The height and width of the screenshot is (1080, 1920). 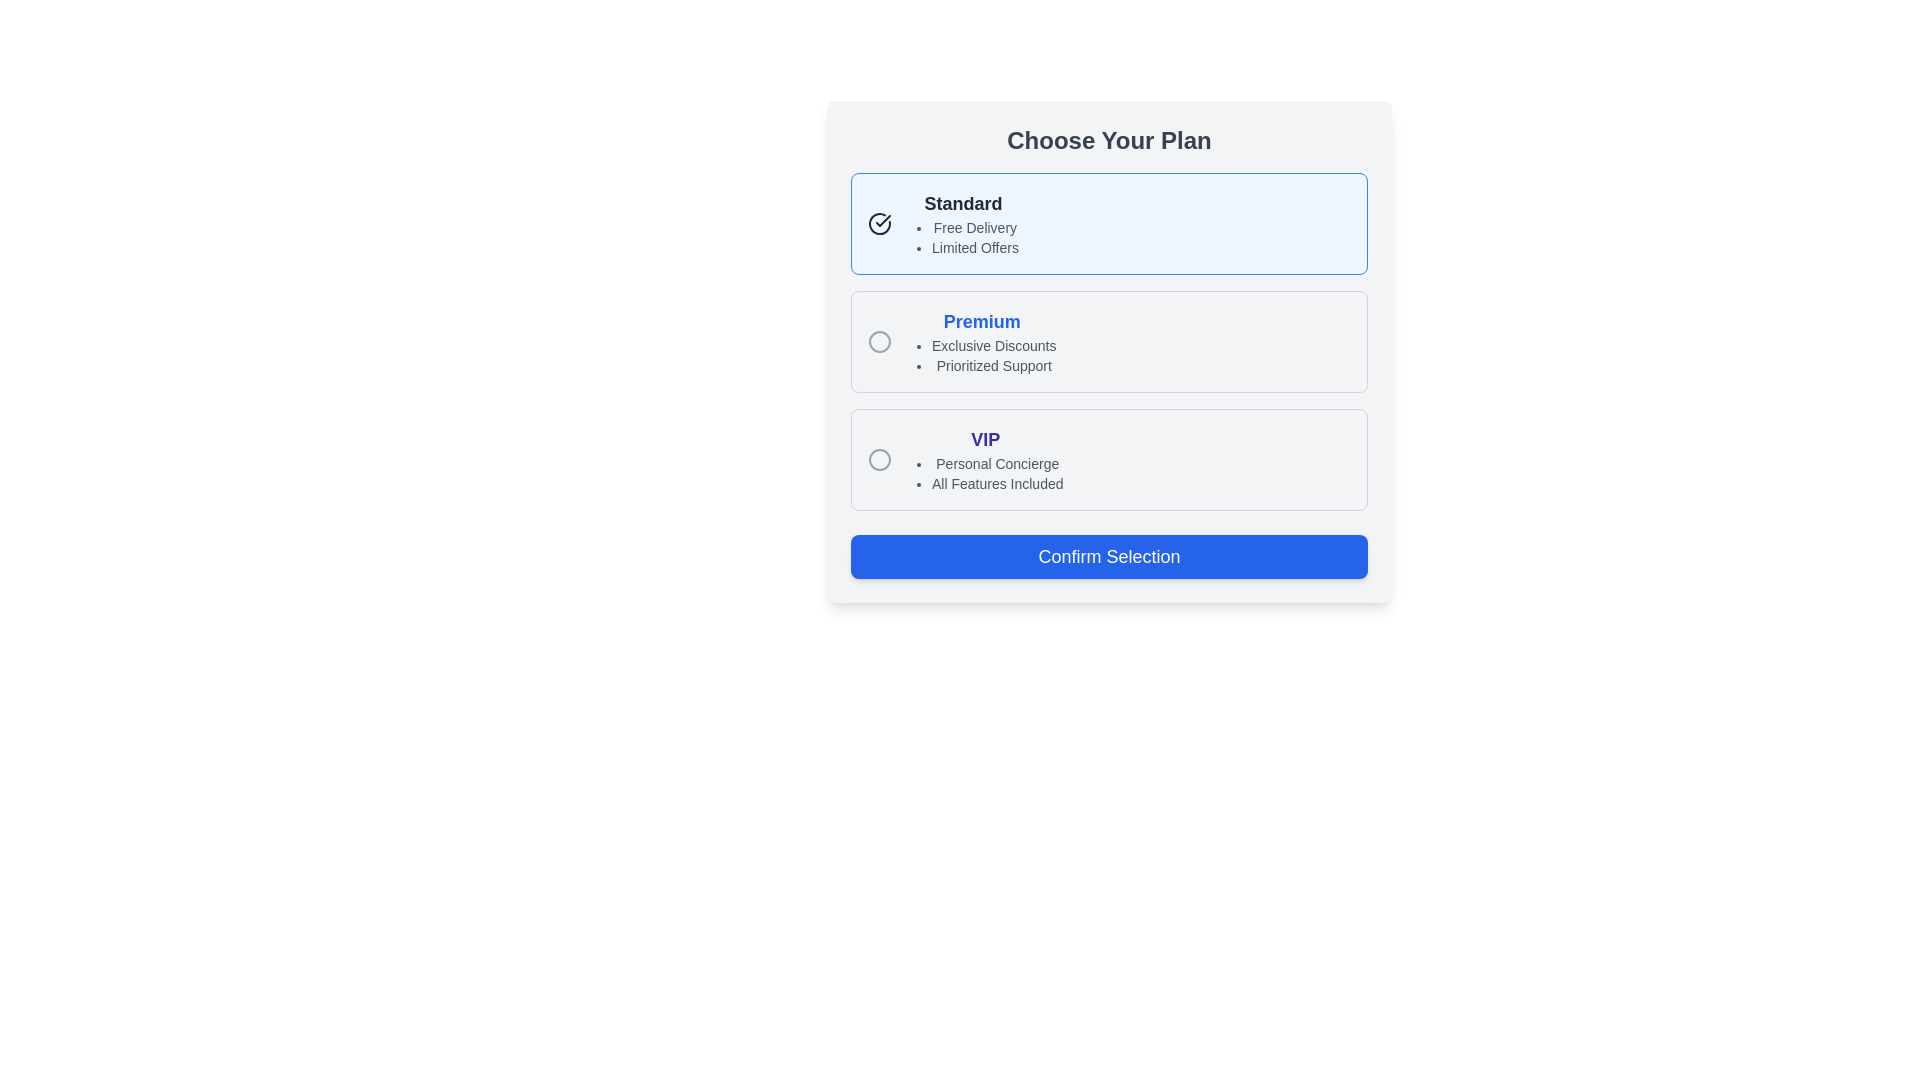 I want to click on the 'Premium' text label, which is formatted in bold, blue font and is visually prominent within the selection card group, so click(x=982, y=320).